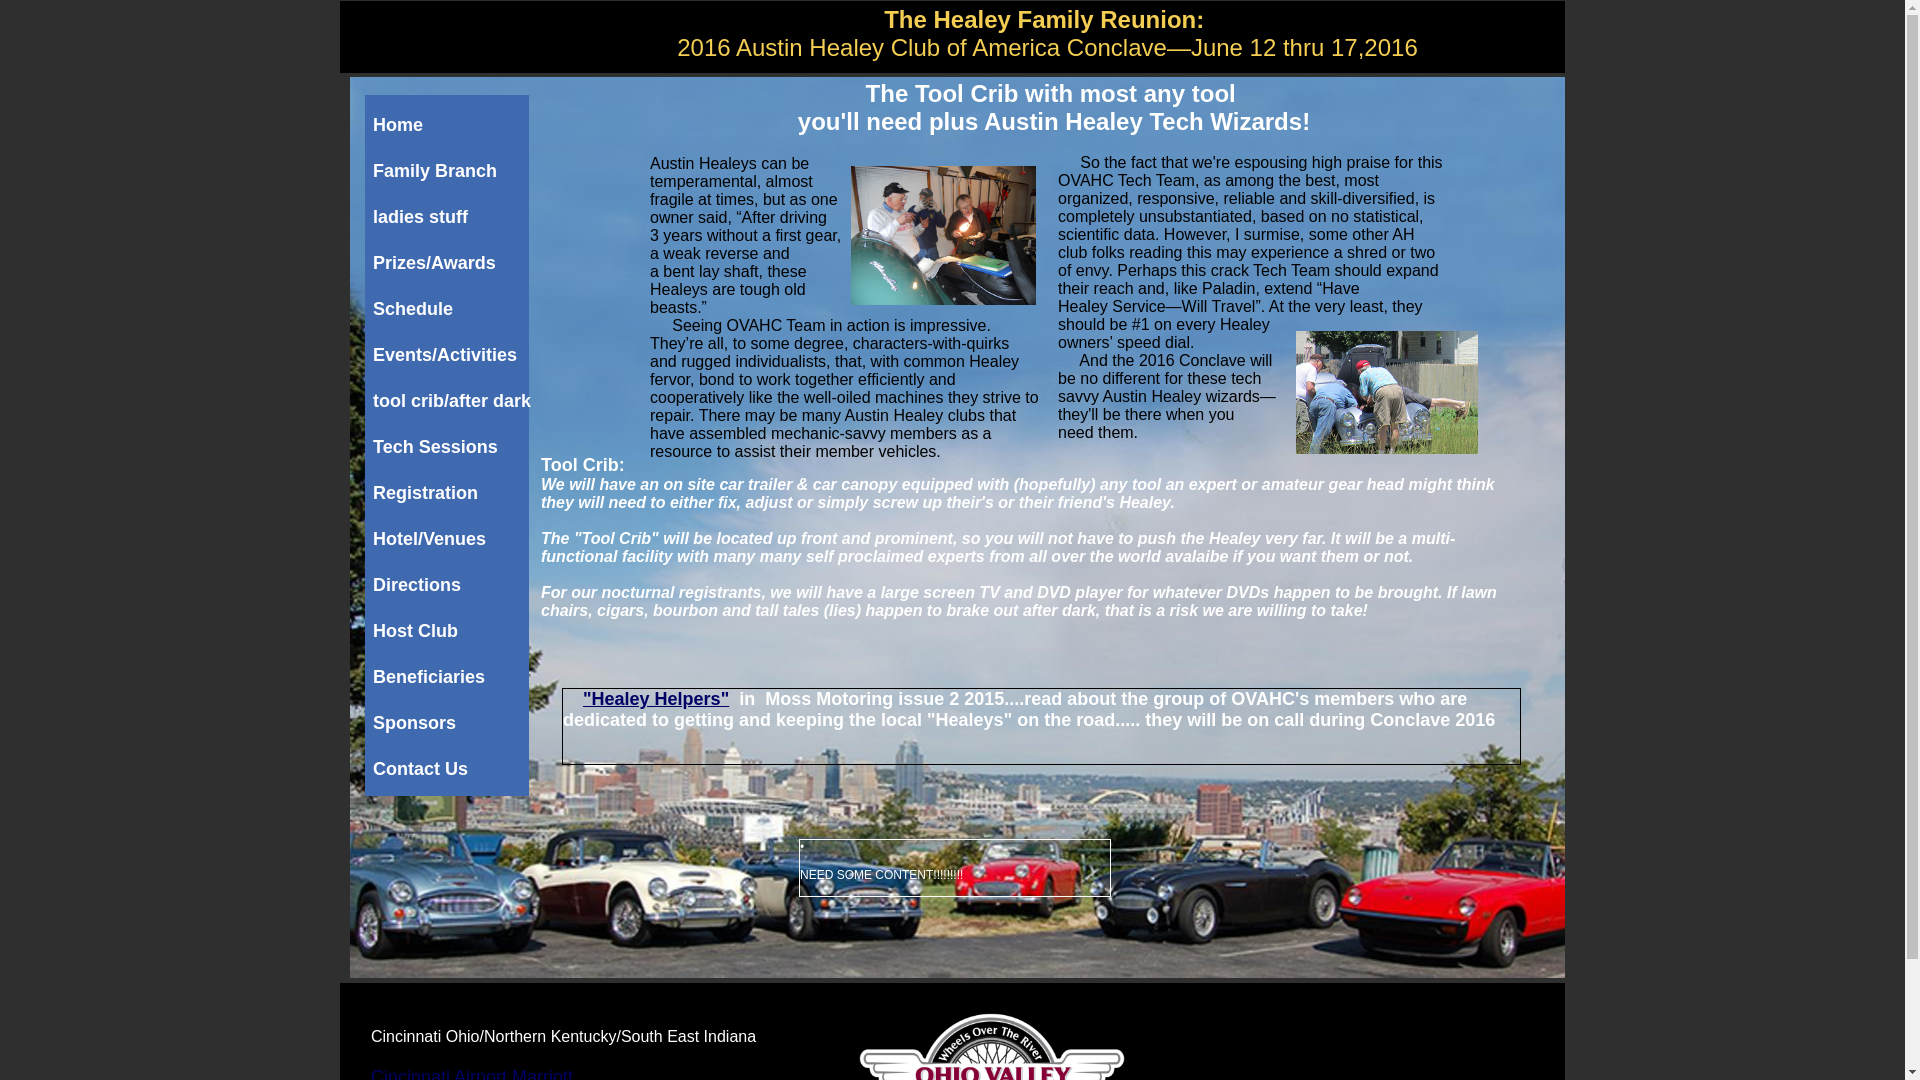 The image size is (1920, 1080). Describe the element at coordinates (450, 769) in the screenshot. I see `'Contact Us'` at that location.